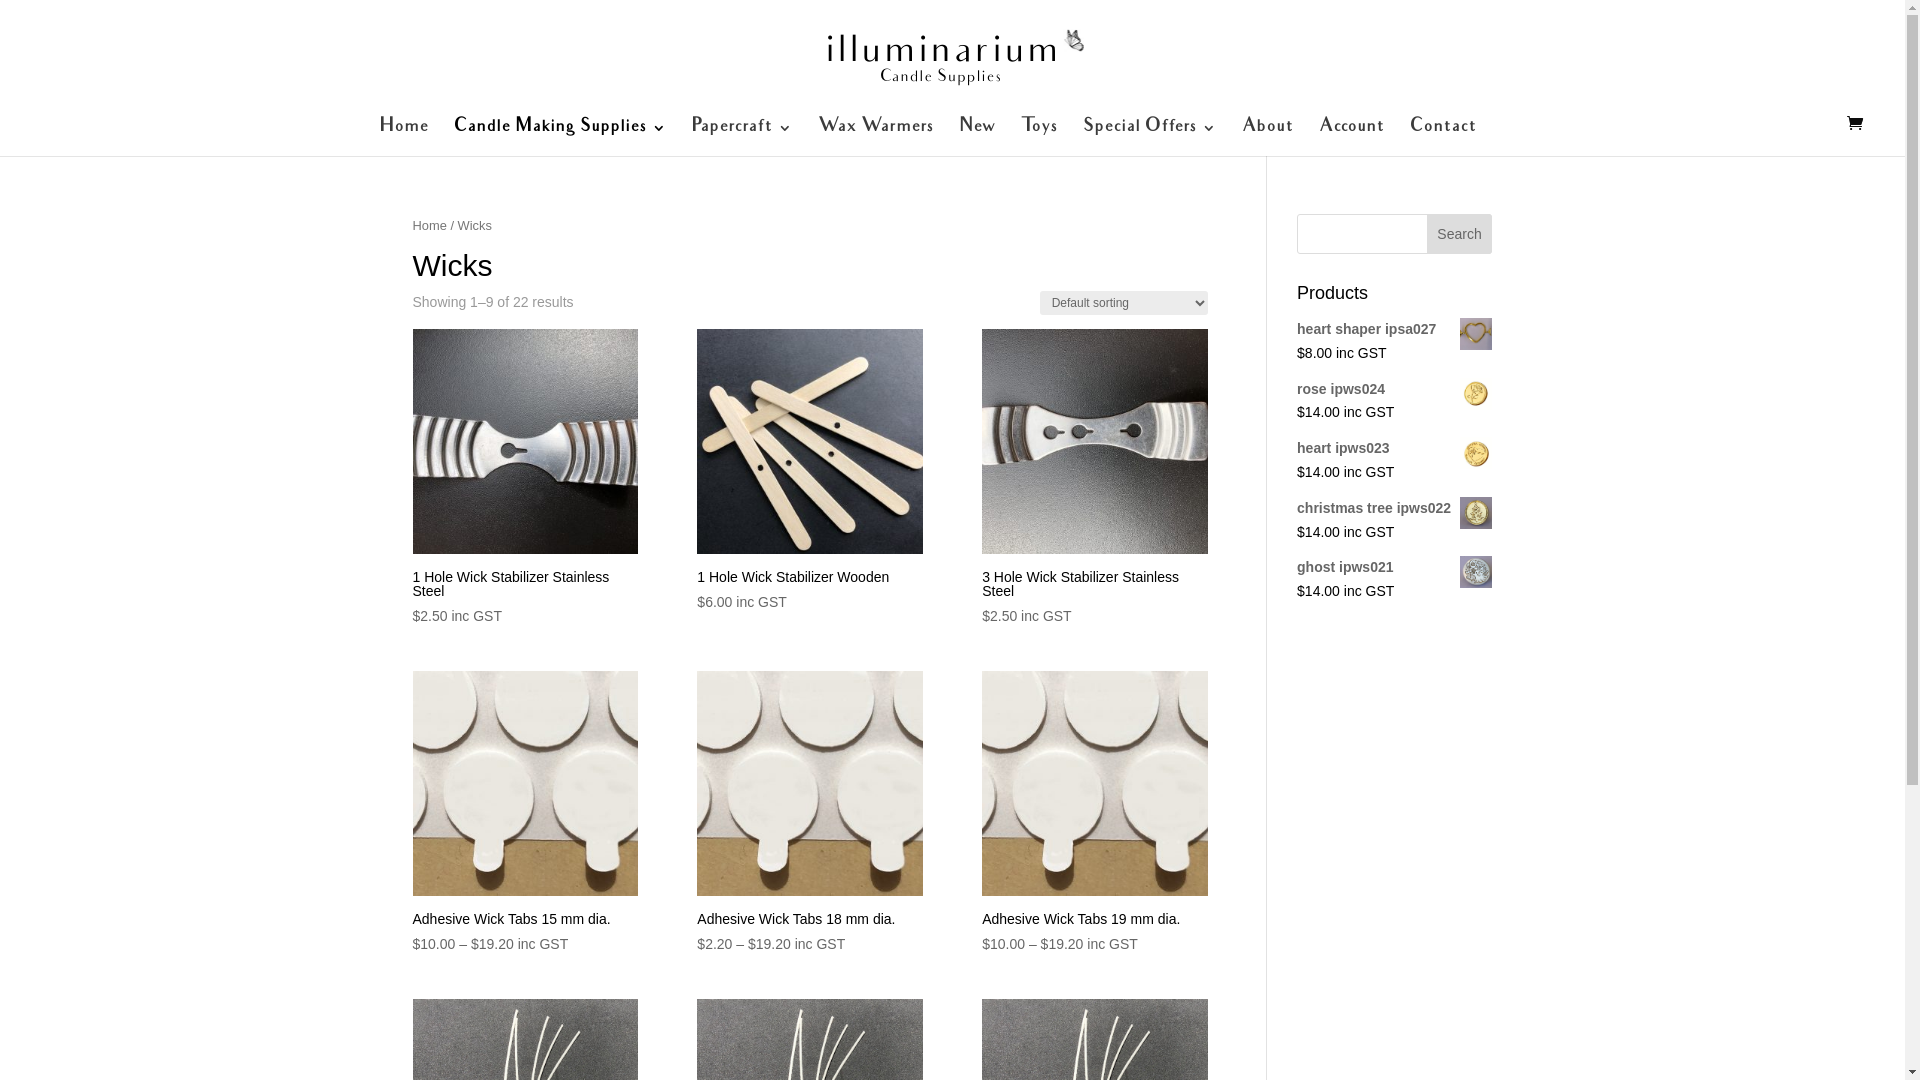 Image resolution: width=1920 pixels, height=1080 pixels. What do you see at coordinates (1296, 508) in the screenshot?
I see `'christmas tree ipws022'` at bounding box center [1296, 508].